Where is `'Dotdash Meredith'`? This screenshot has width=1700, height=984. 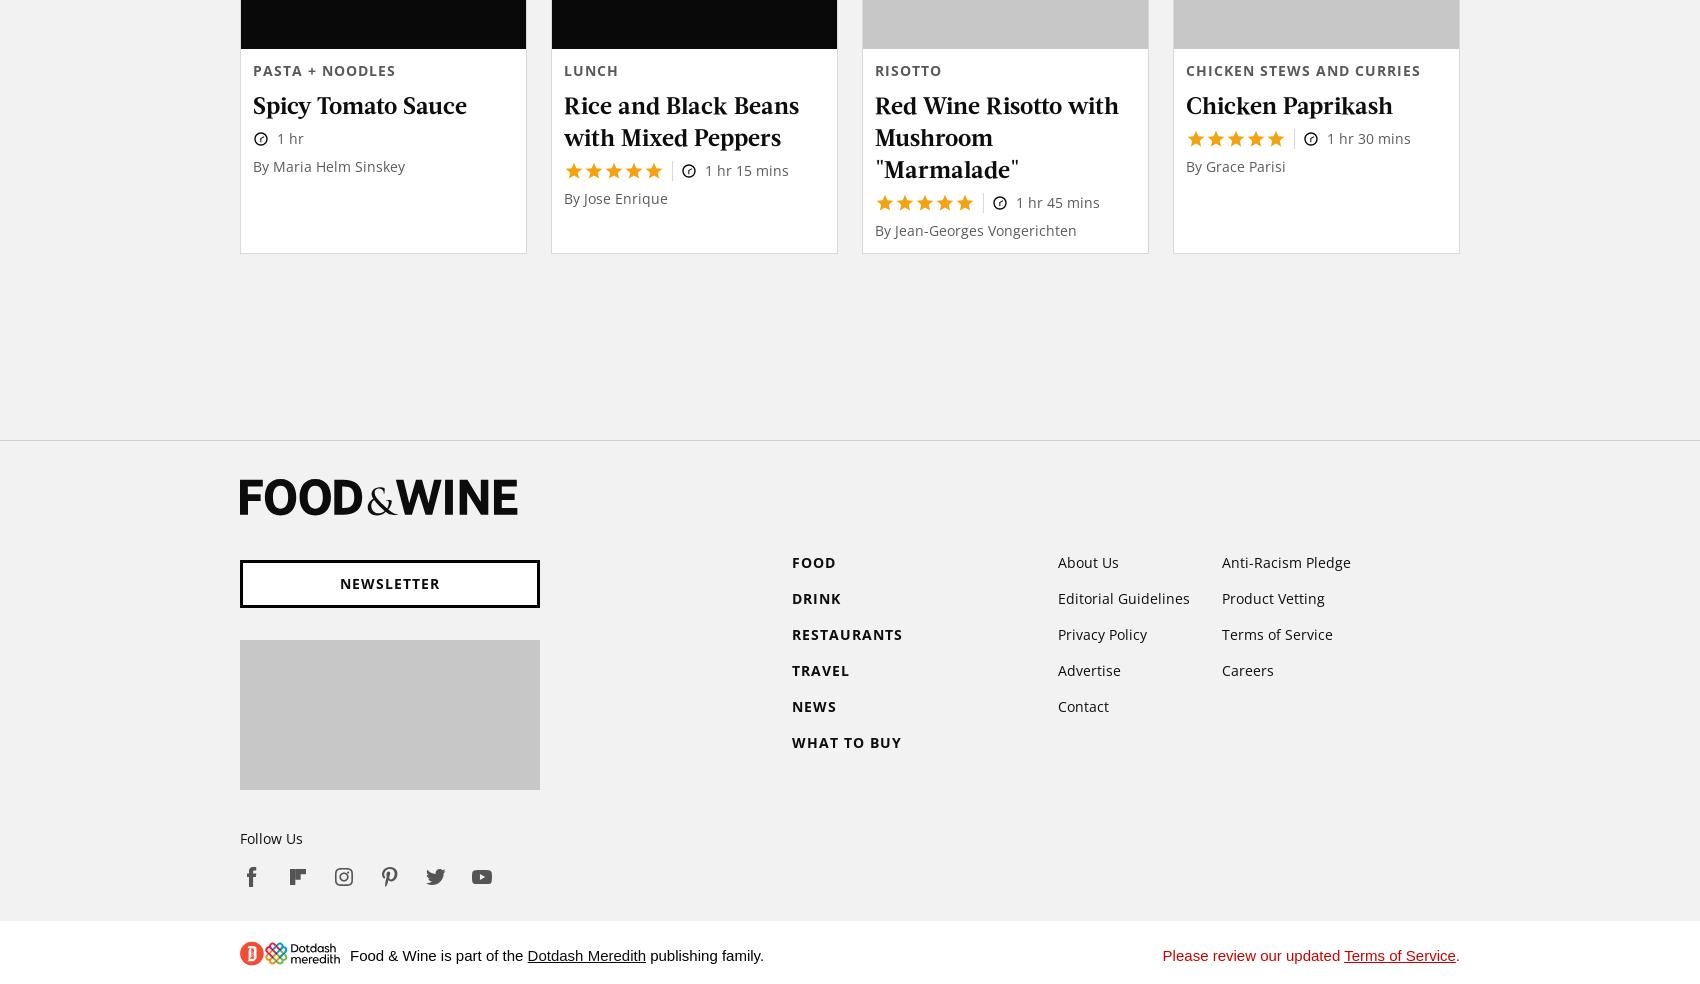 'Dotdash Meredith' is located at coordinates (585, 954).